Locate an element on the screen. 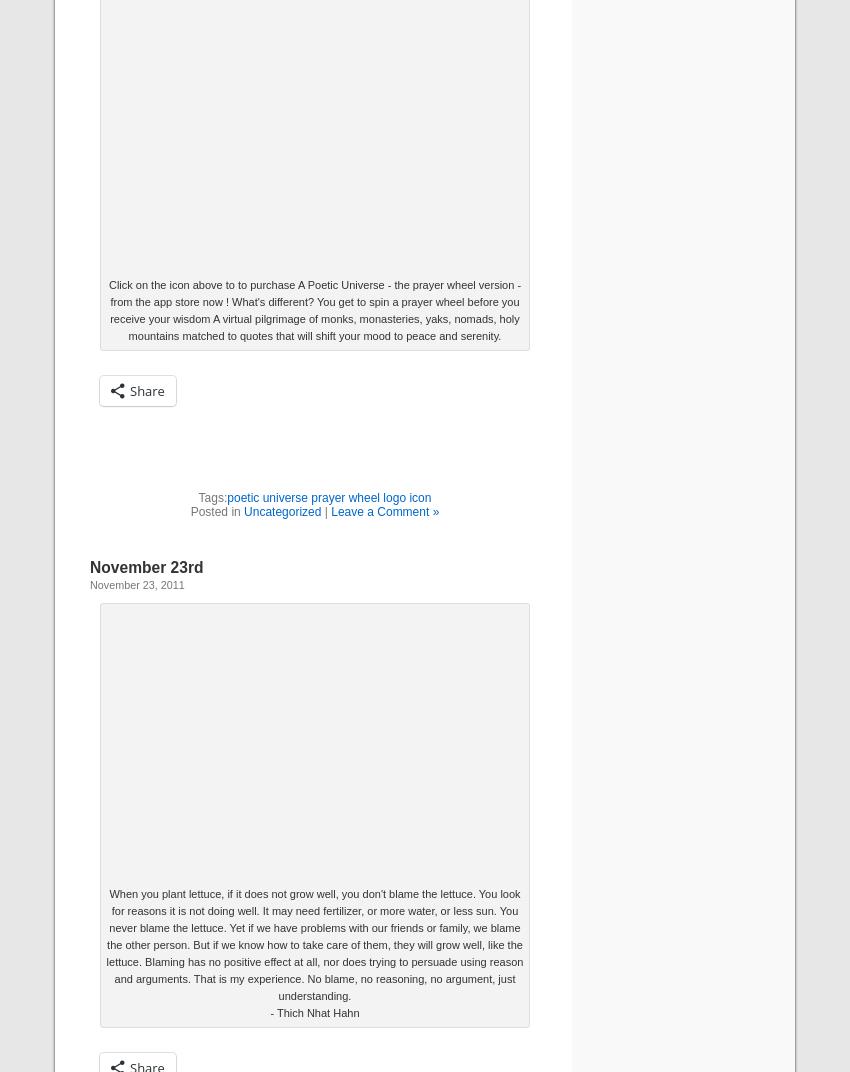 This screenshot has height=1072, width=850. 'Tags:' is located at coordinates (211, 496).